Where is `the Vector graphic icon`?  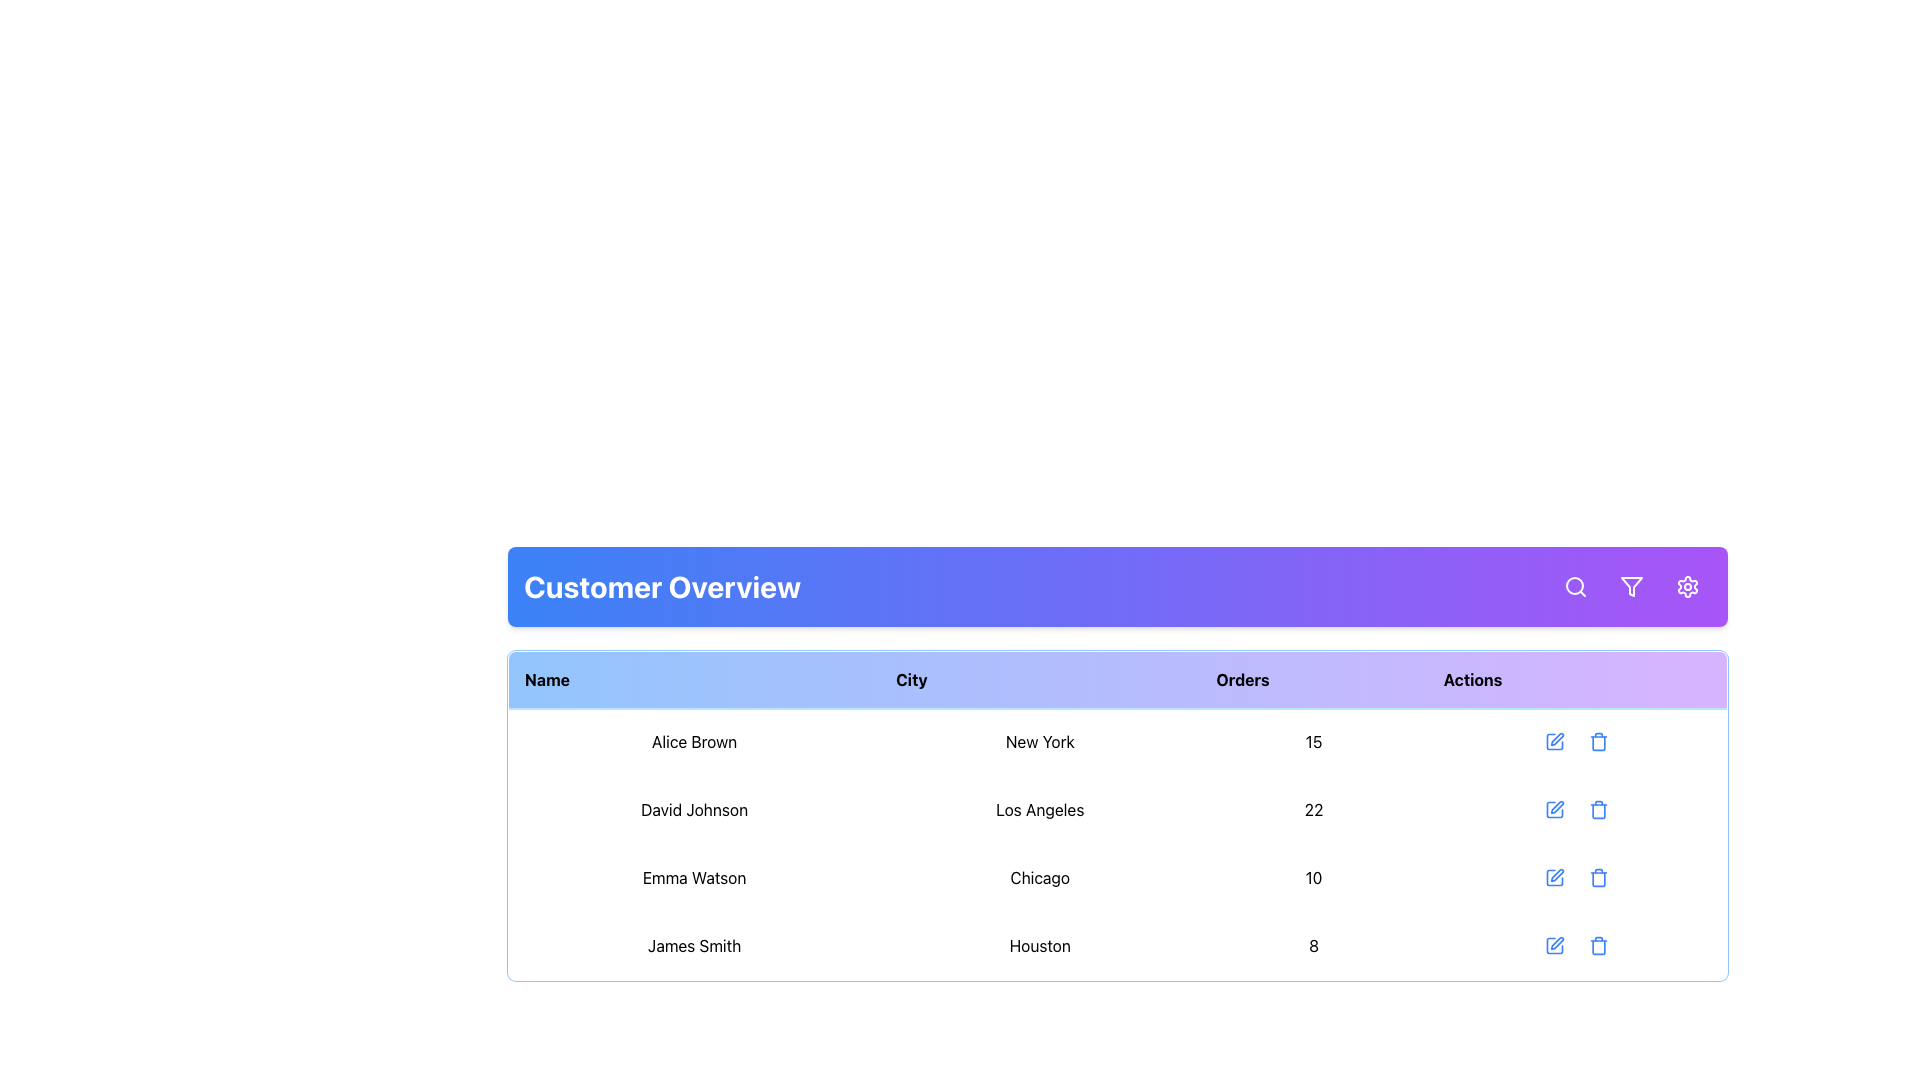
the Vector graphic icon is located at coordinates (1554, 945).